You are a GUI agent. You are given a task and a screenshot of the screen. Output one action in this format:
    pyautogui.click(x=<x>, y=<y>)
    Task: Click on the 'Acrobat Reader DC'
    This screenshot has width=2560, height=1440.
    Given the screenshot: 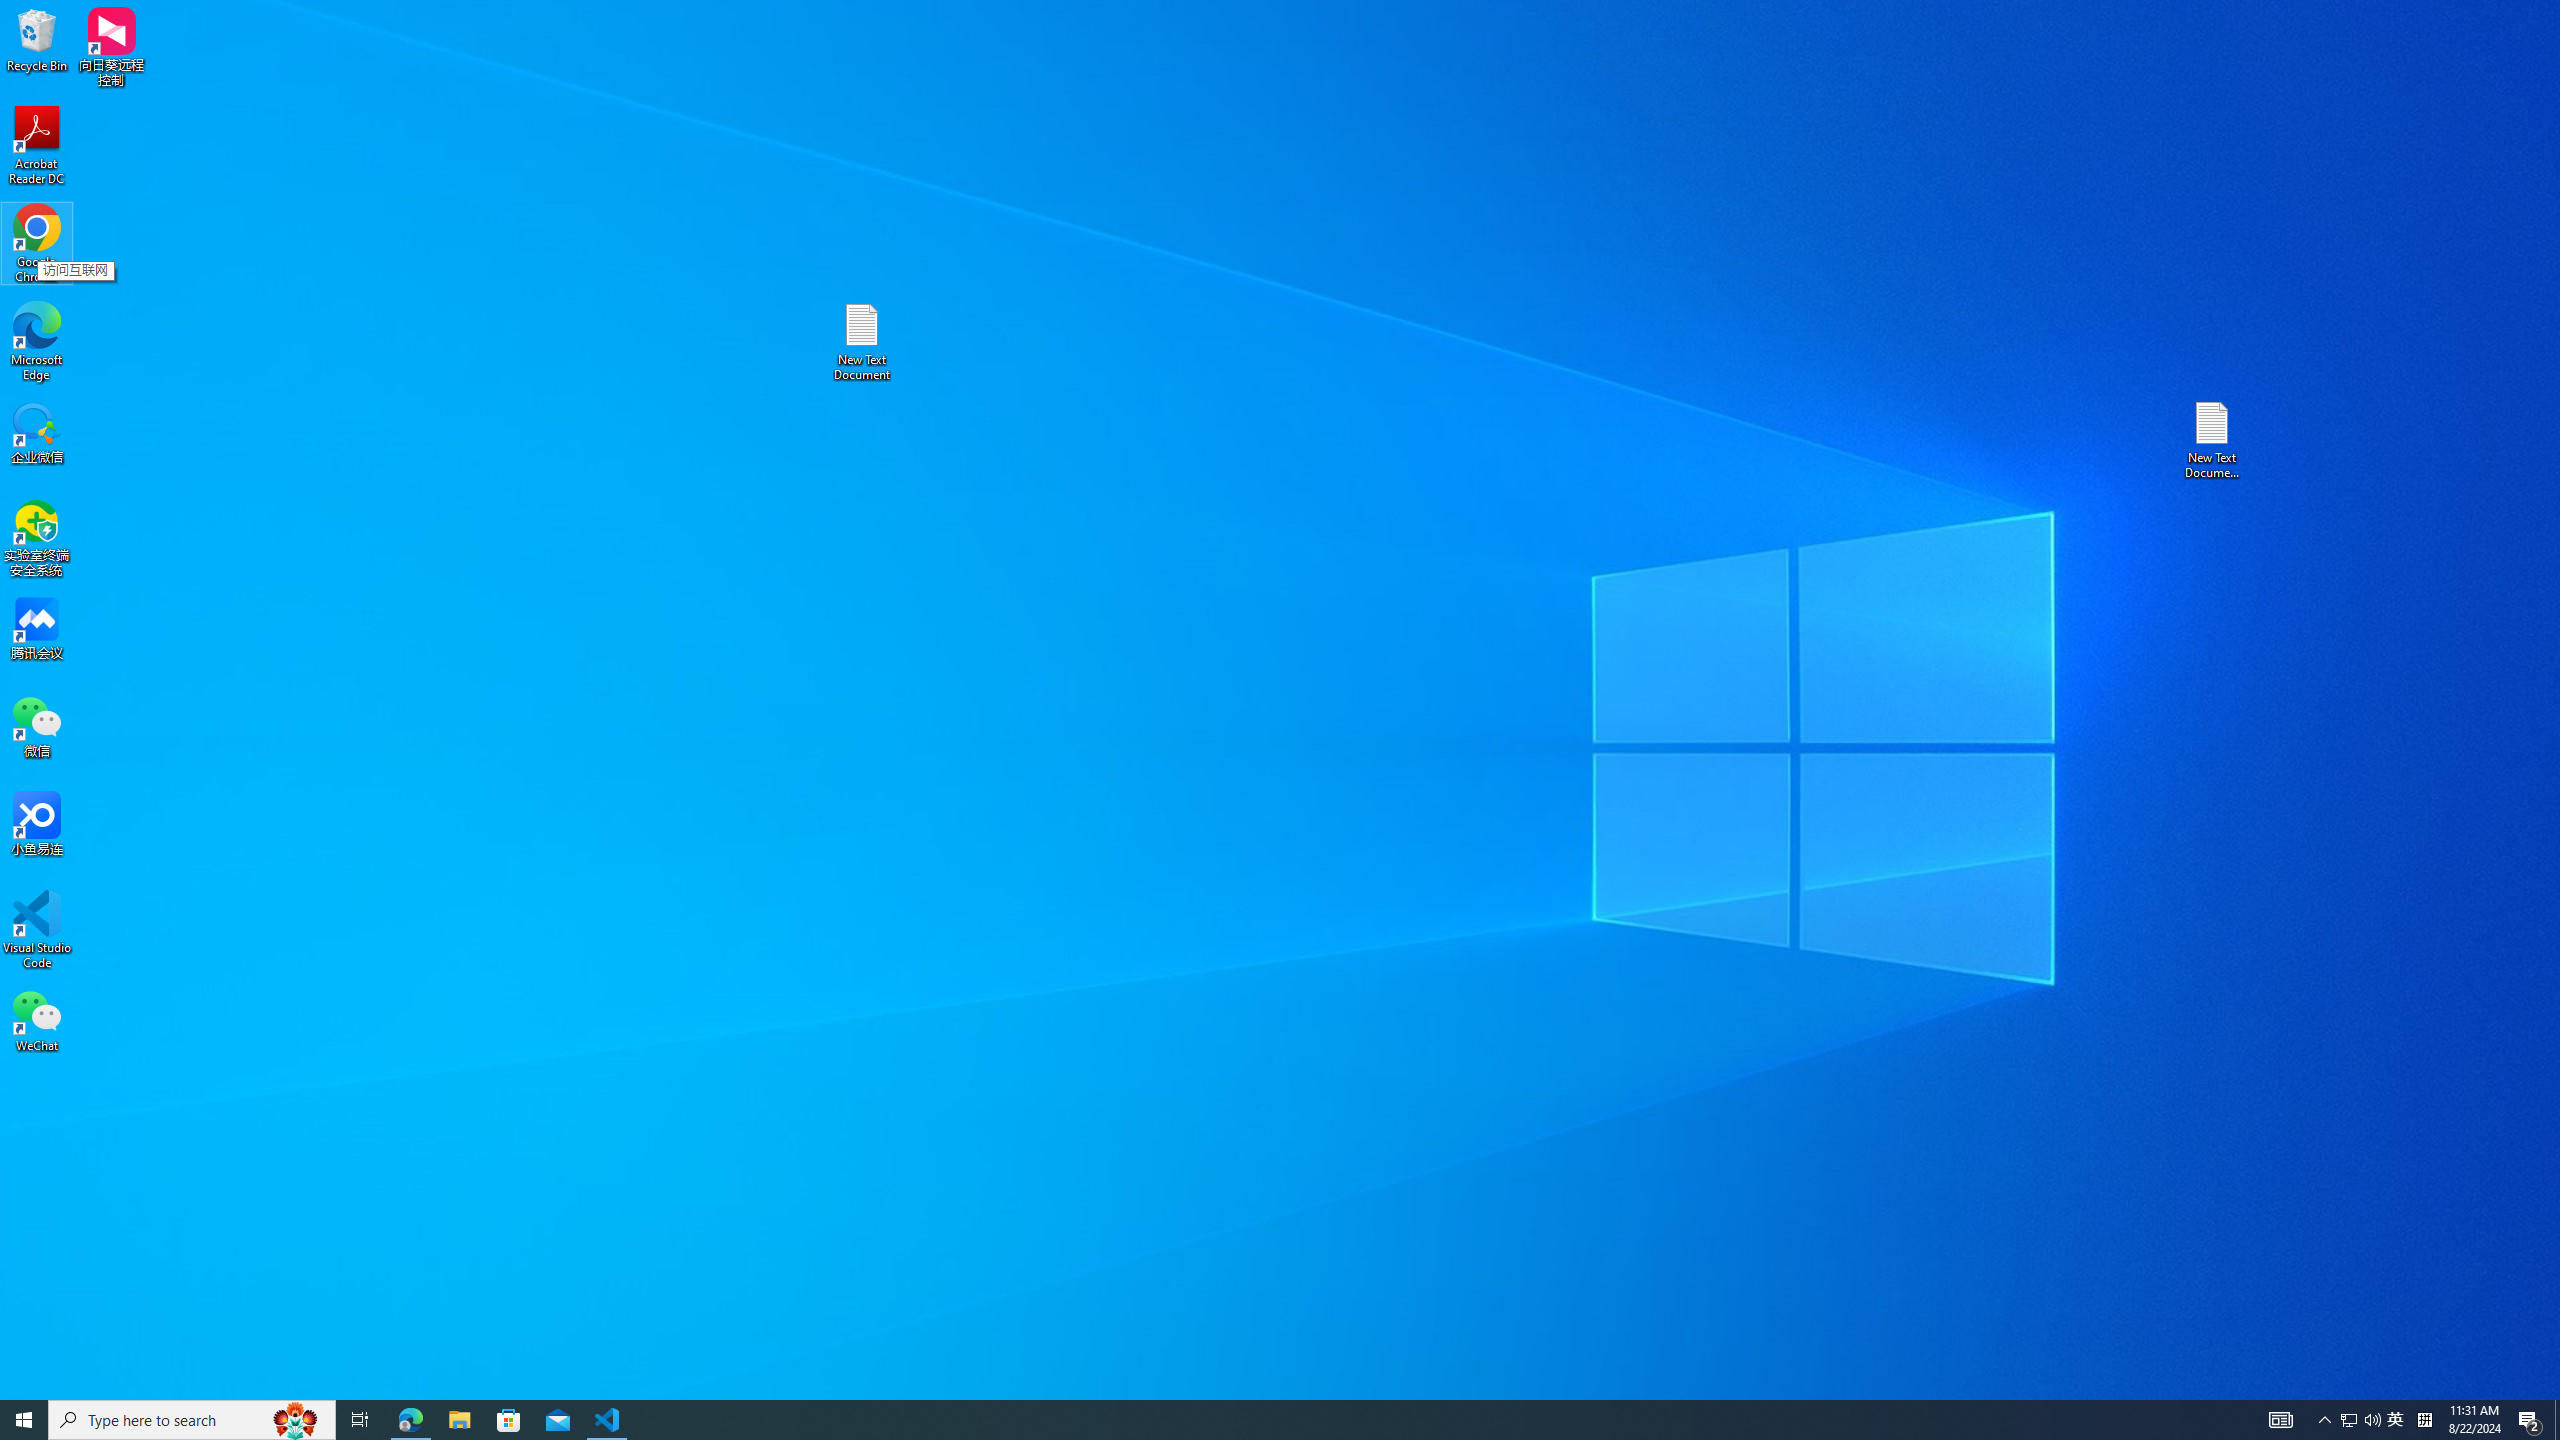 What is the action you would take?
    pyautogui.click(x=36, y=145)
    